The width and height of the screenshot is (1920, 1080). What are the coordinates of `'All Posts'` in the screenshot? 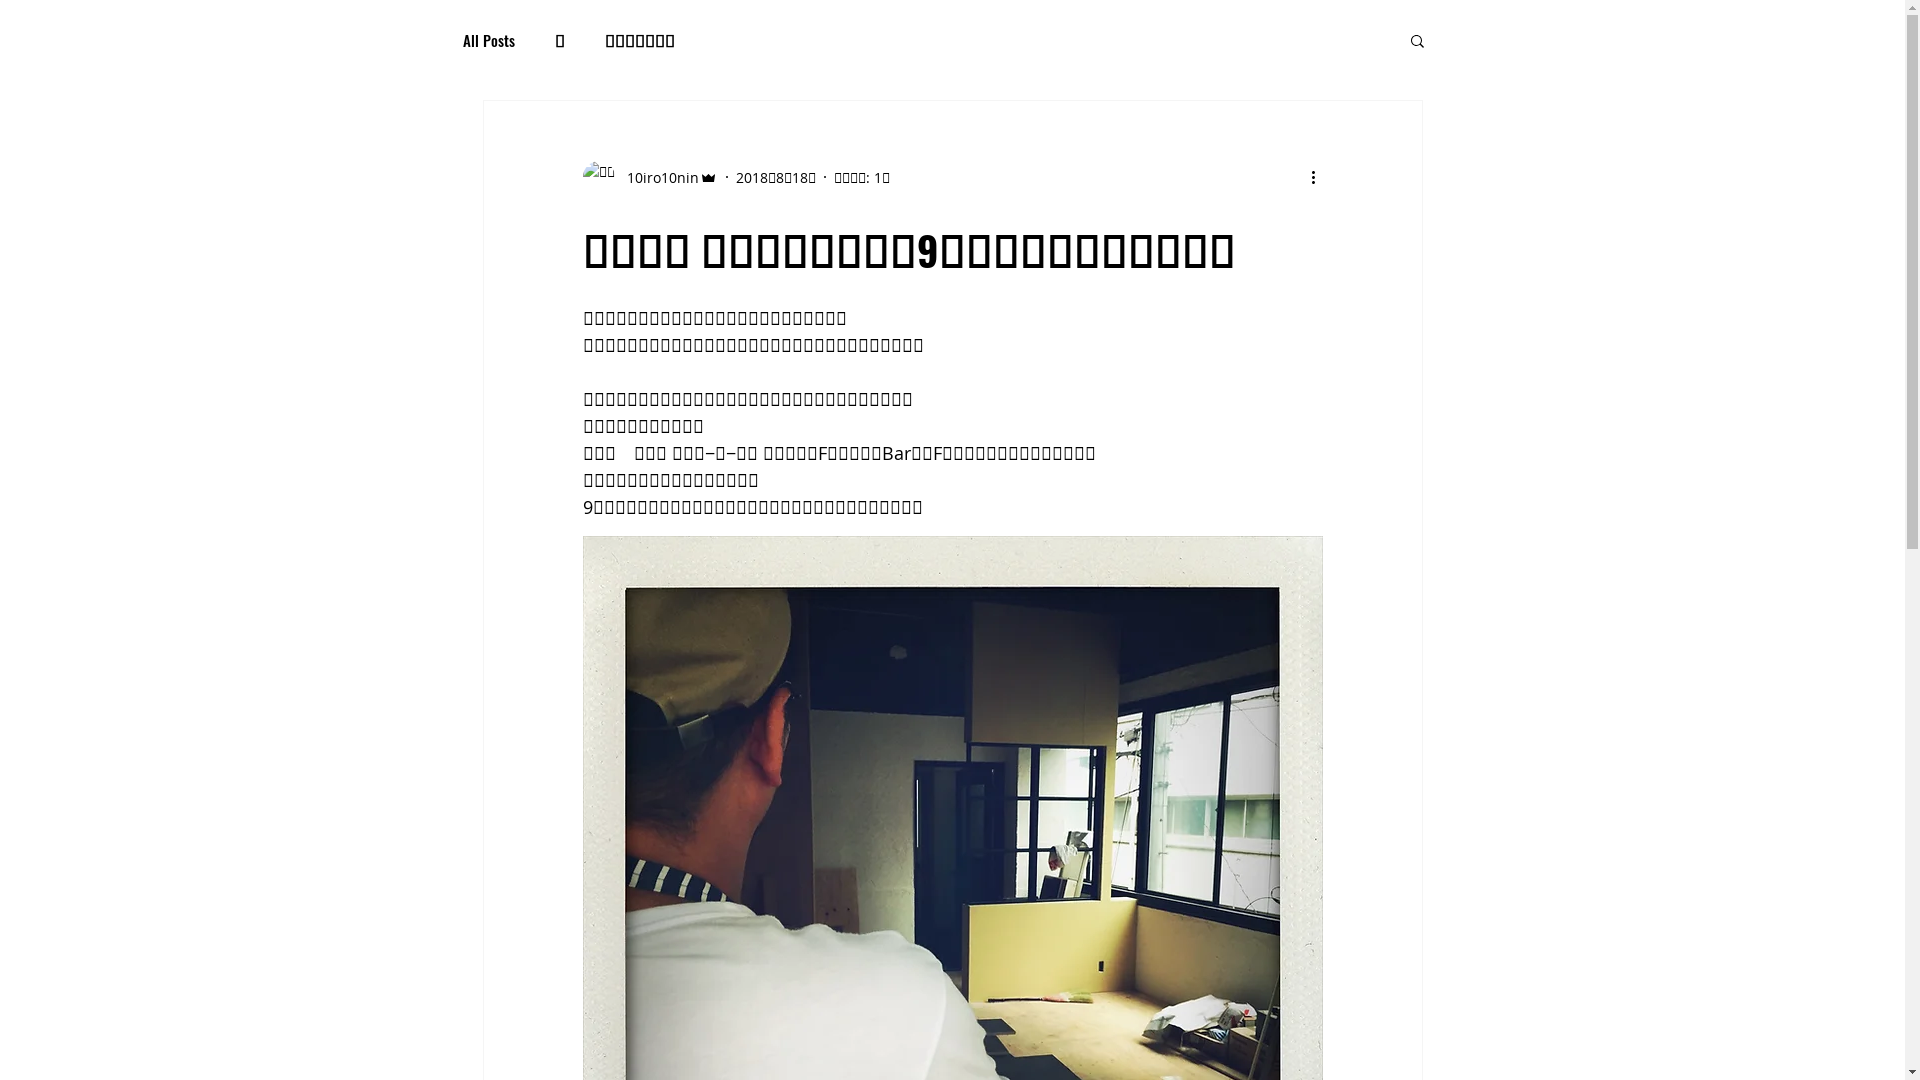 It's located at (488, 39).